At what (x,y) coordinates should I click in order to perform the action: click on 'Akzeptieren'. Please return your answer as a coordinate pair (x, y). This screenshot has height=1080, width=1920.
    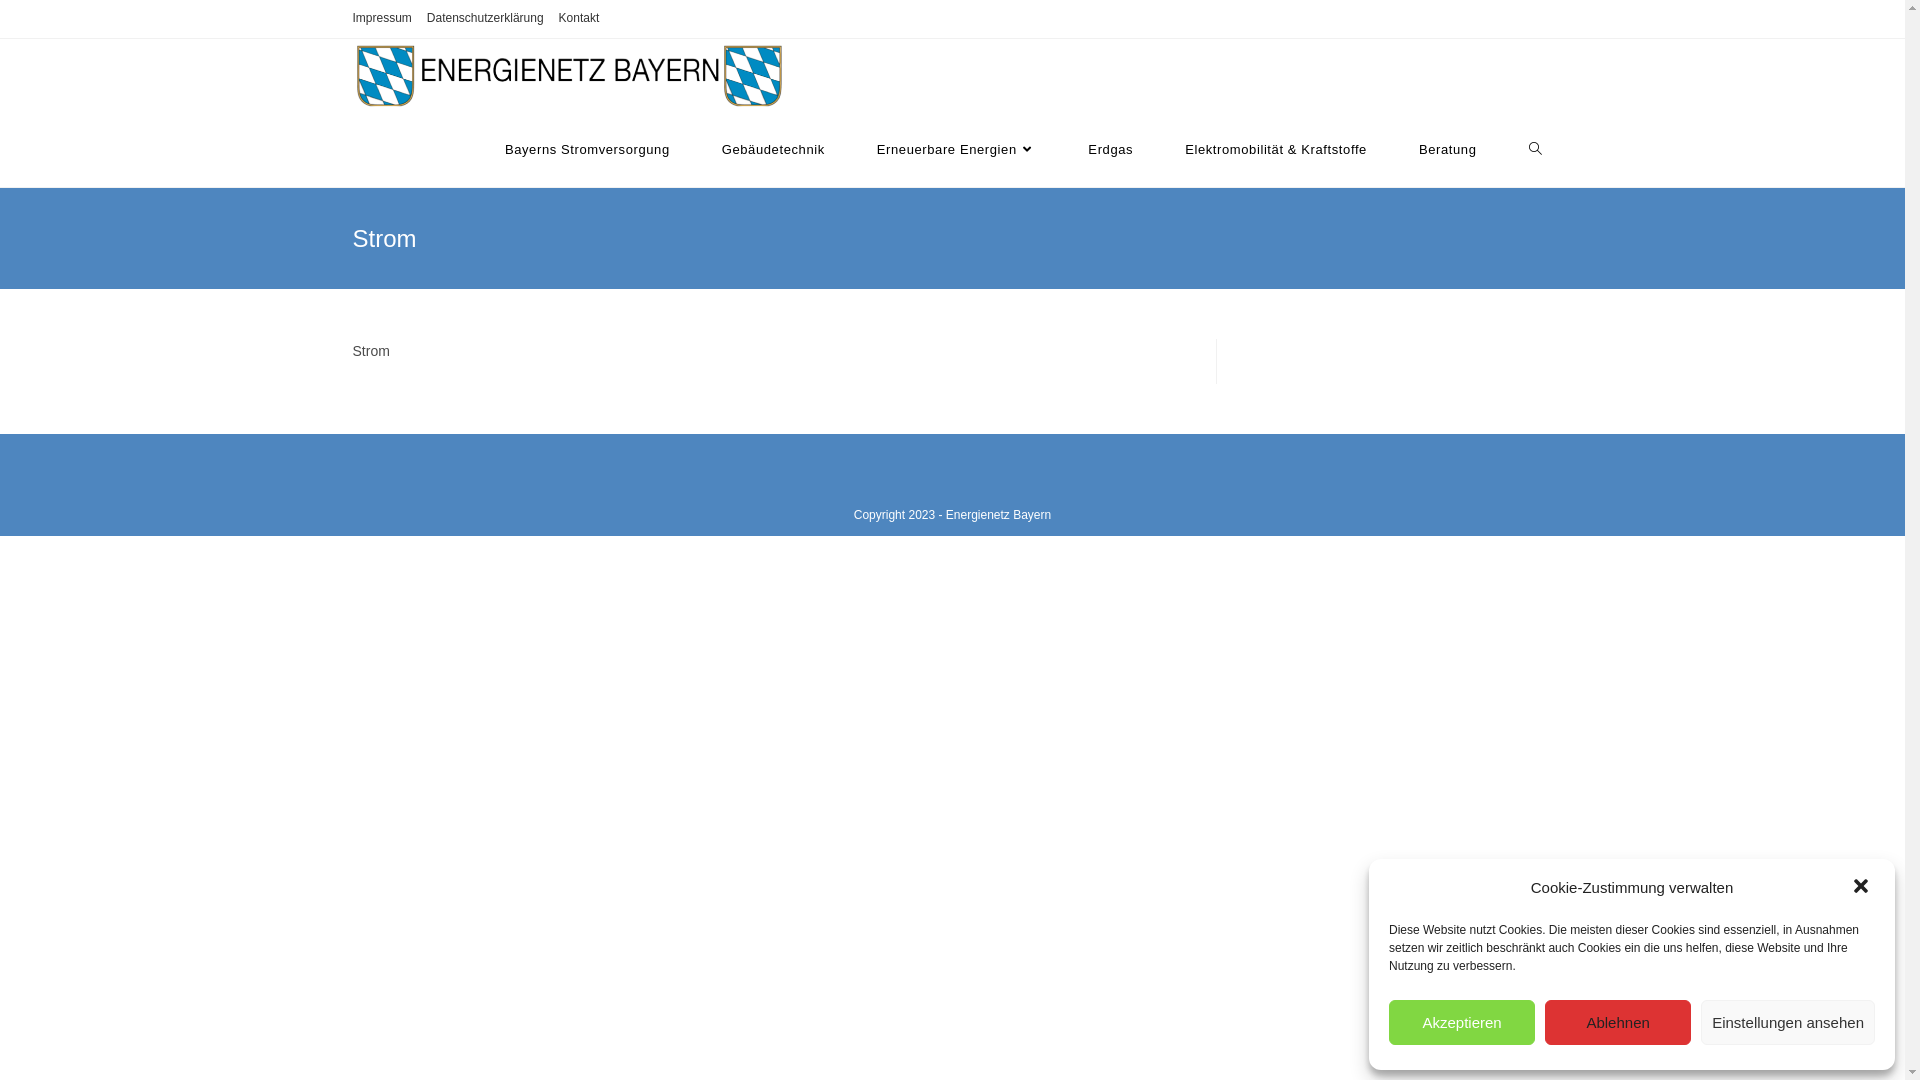
    Looking at the image, I should click on (1387, 1022).